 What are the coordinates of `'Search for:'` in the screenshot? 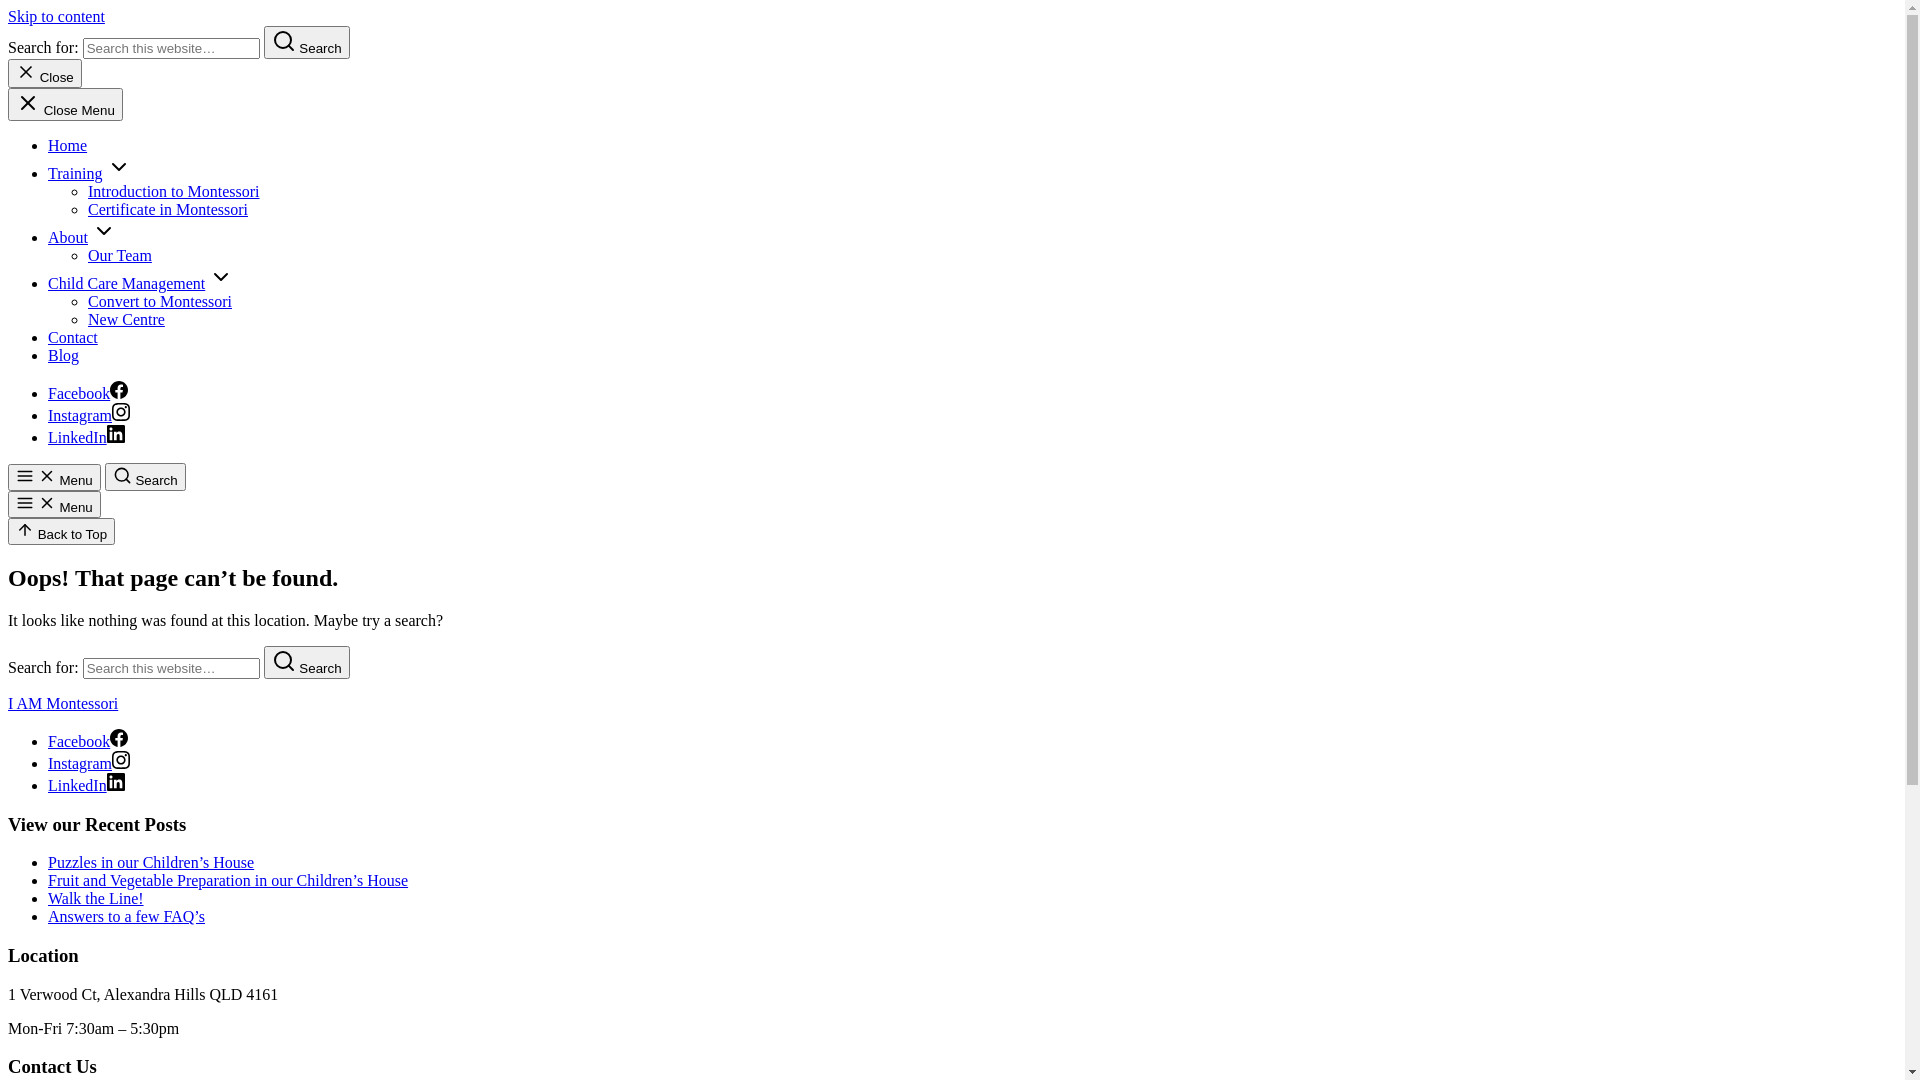 It's located at (81, 668).